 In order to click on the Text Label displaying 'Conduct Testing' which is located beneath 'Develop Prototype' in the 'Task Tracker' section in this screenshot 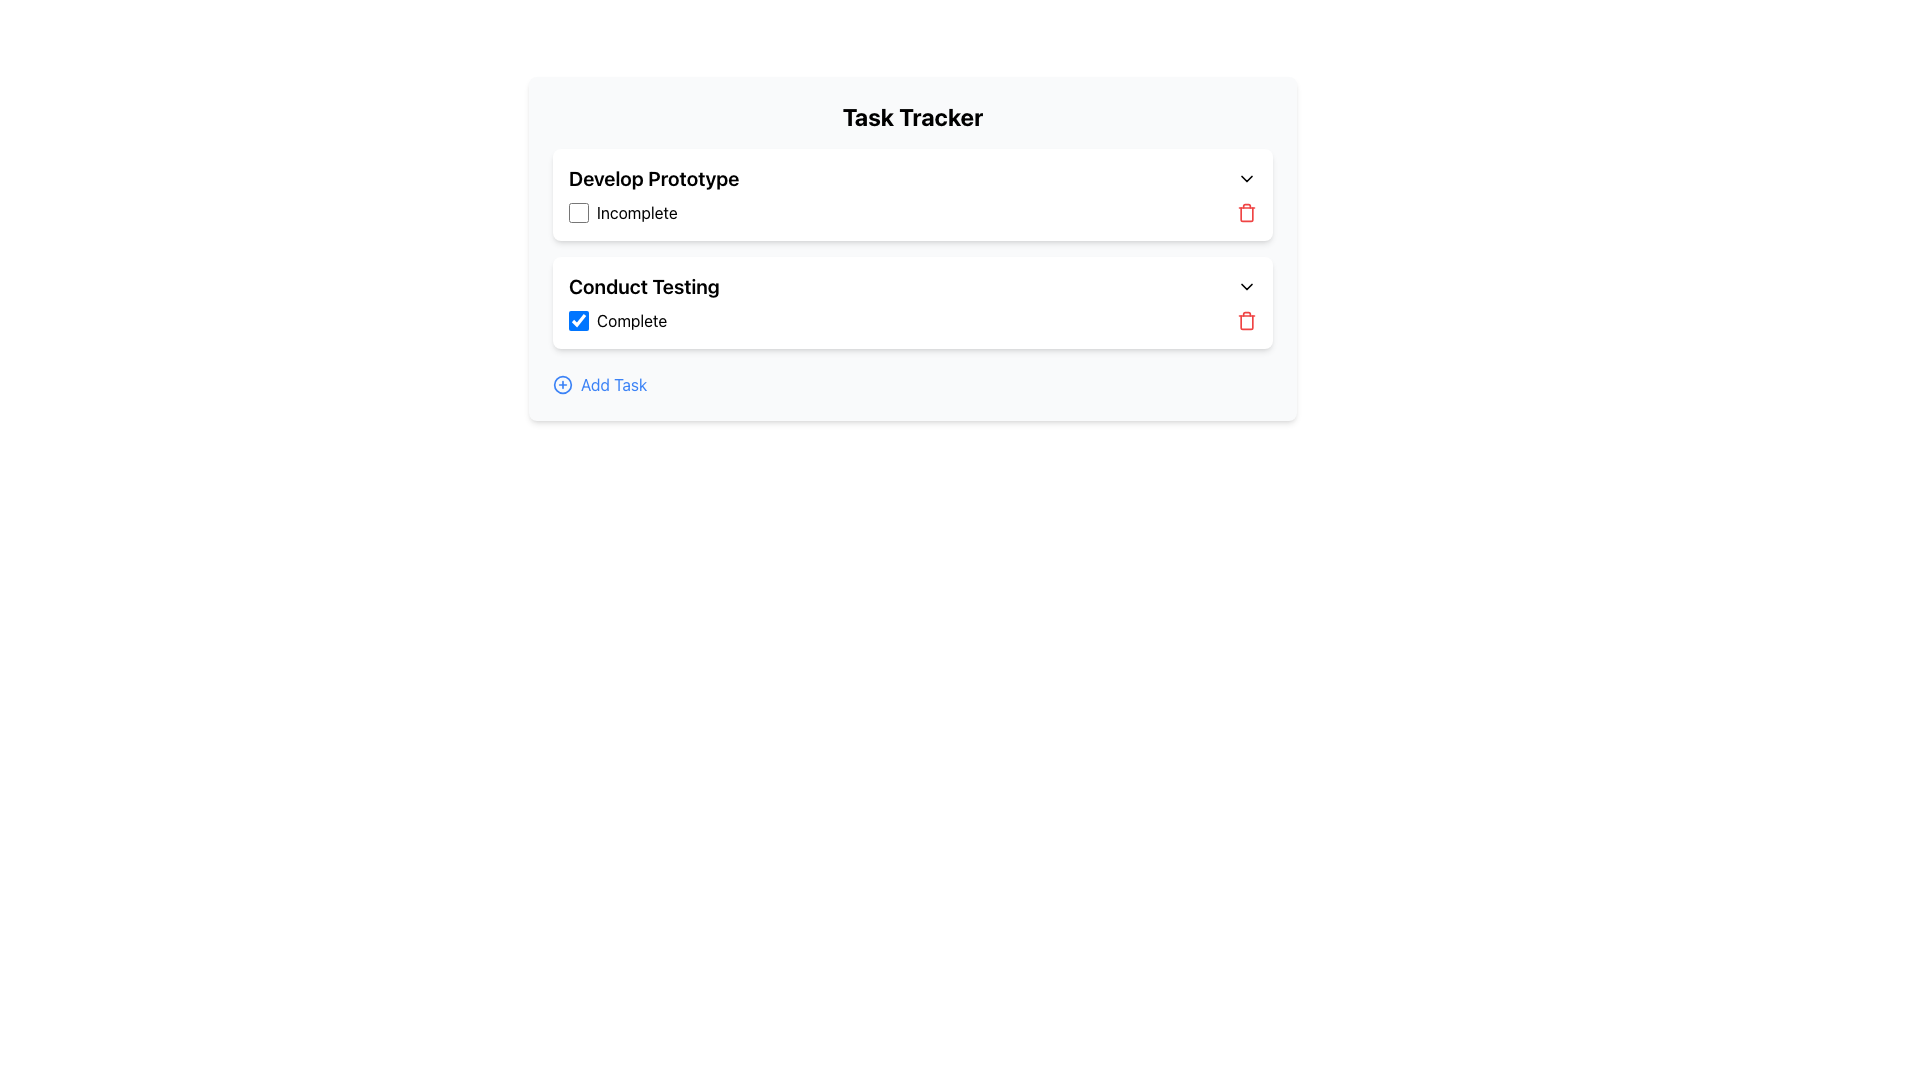, I will do `click(644, 286)`.